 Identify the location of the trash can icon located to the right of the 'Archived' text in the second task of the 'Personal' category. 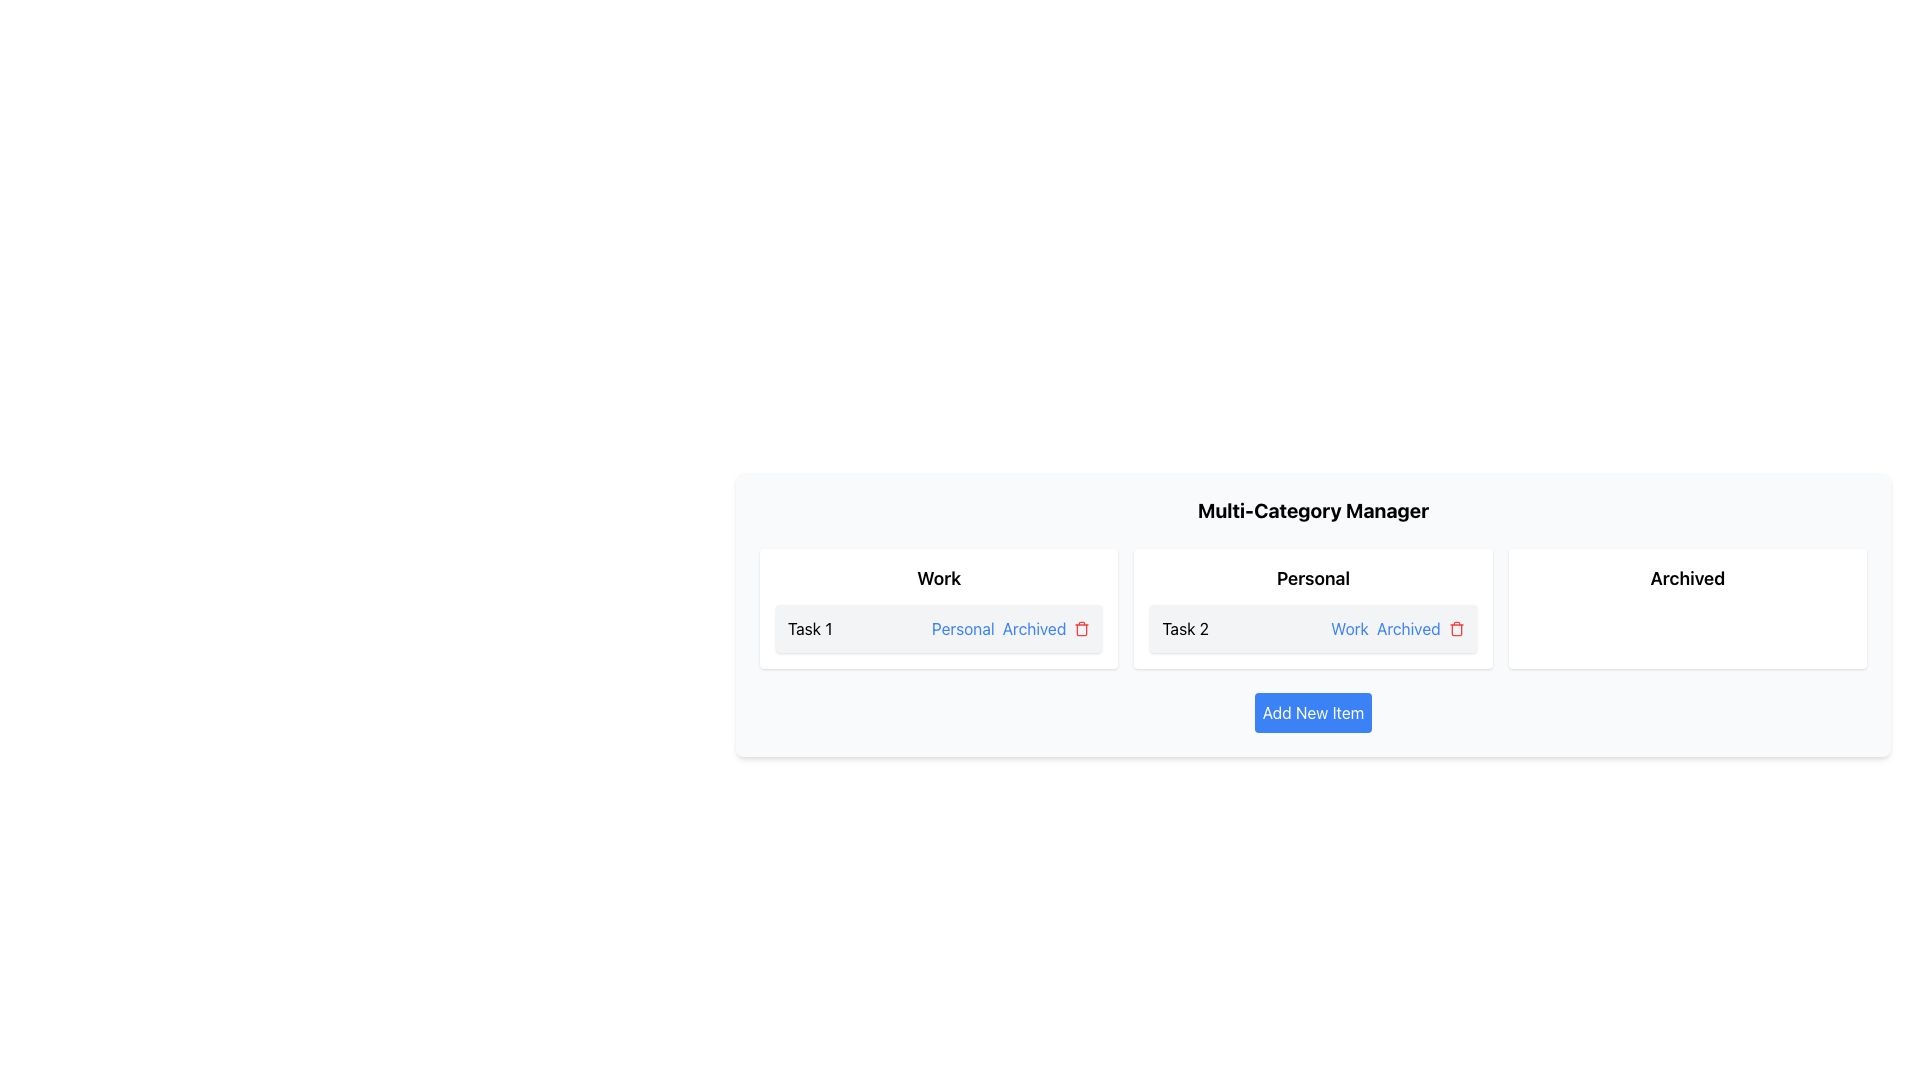
(1081, 630).